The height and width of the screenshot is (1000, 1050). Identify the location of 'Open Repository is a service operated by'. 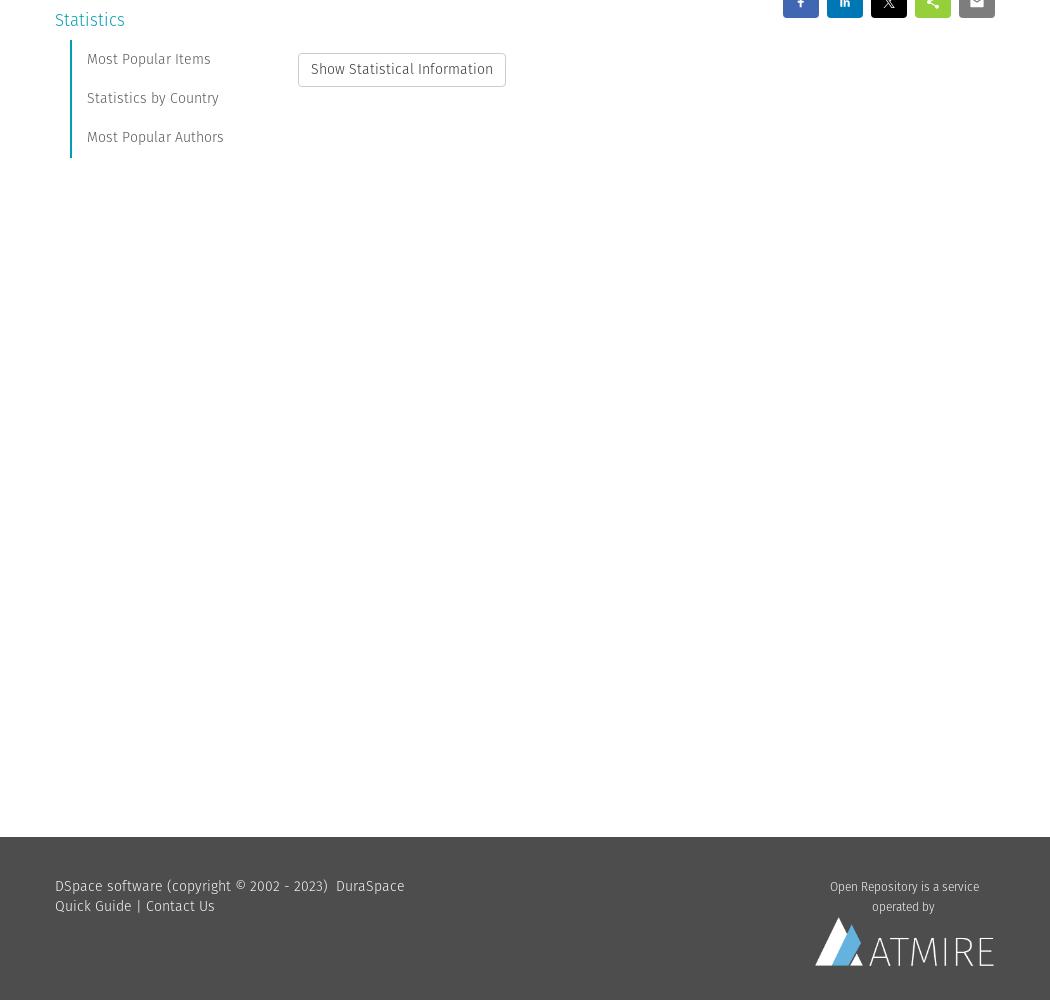
(830, 896).